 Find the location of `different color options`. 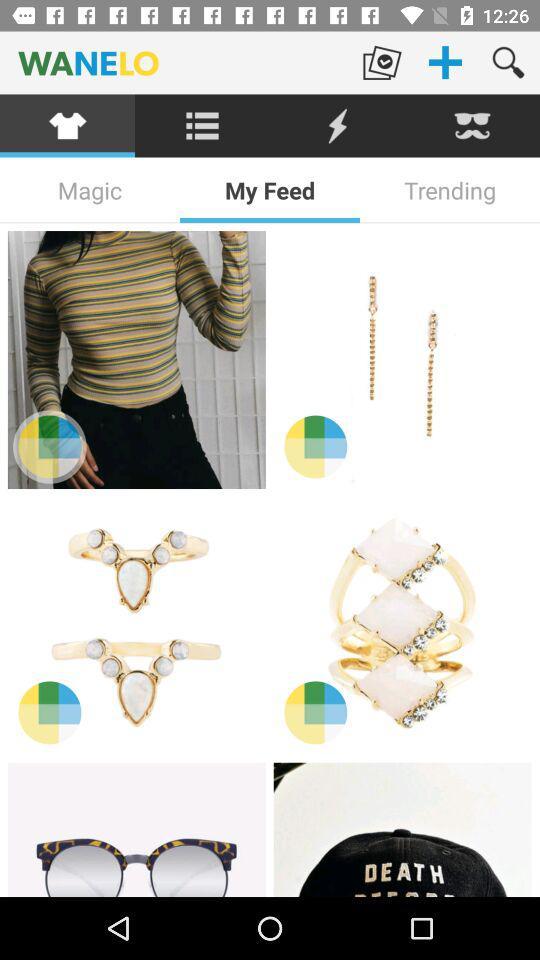

different color options is located at coordinates (315, 446).